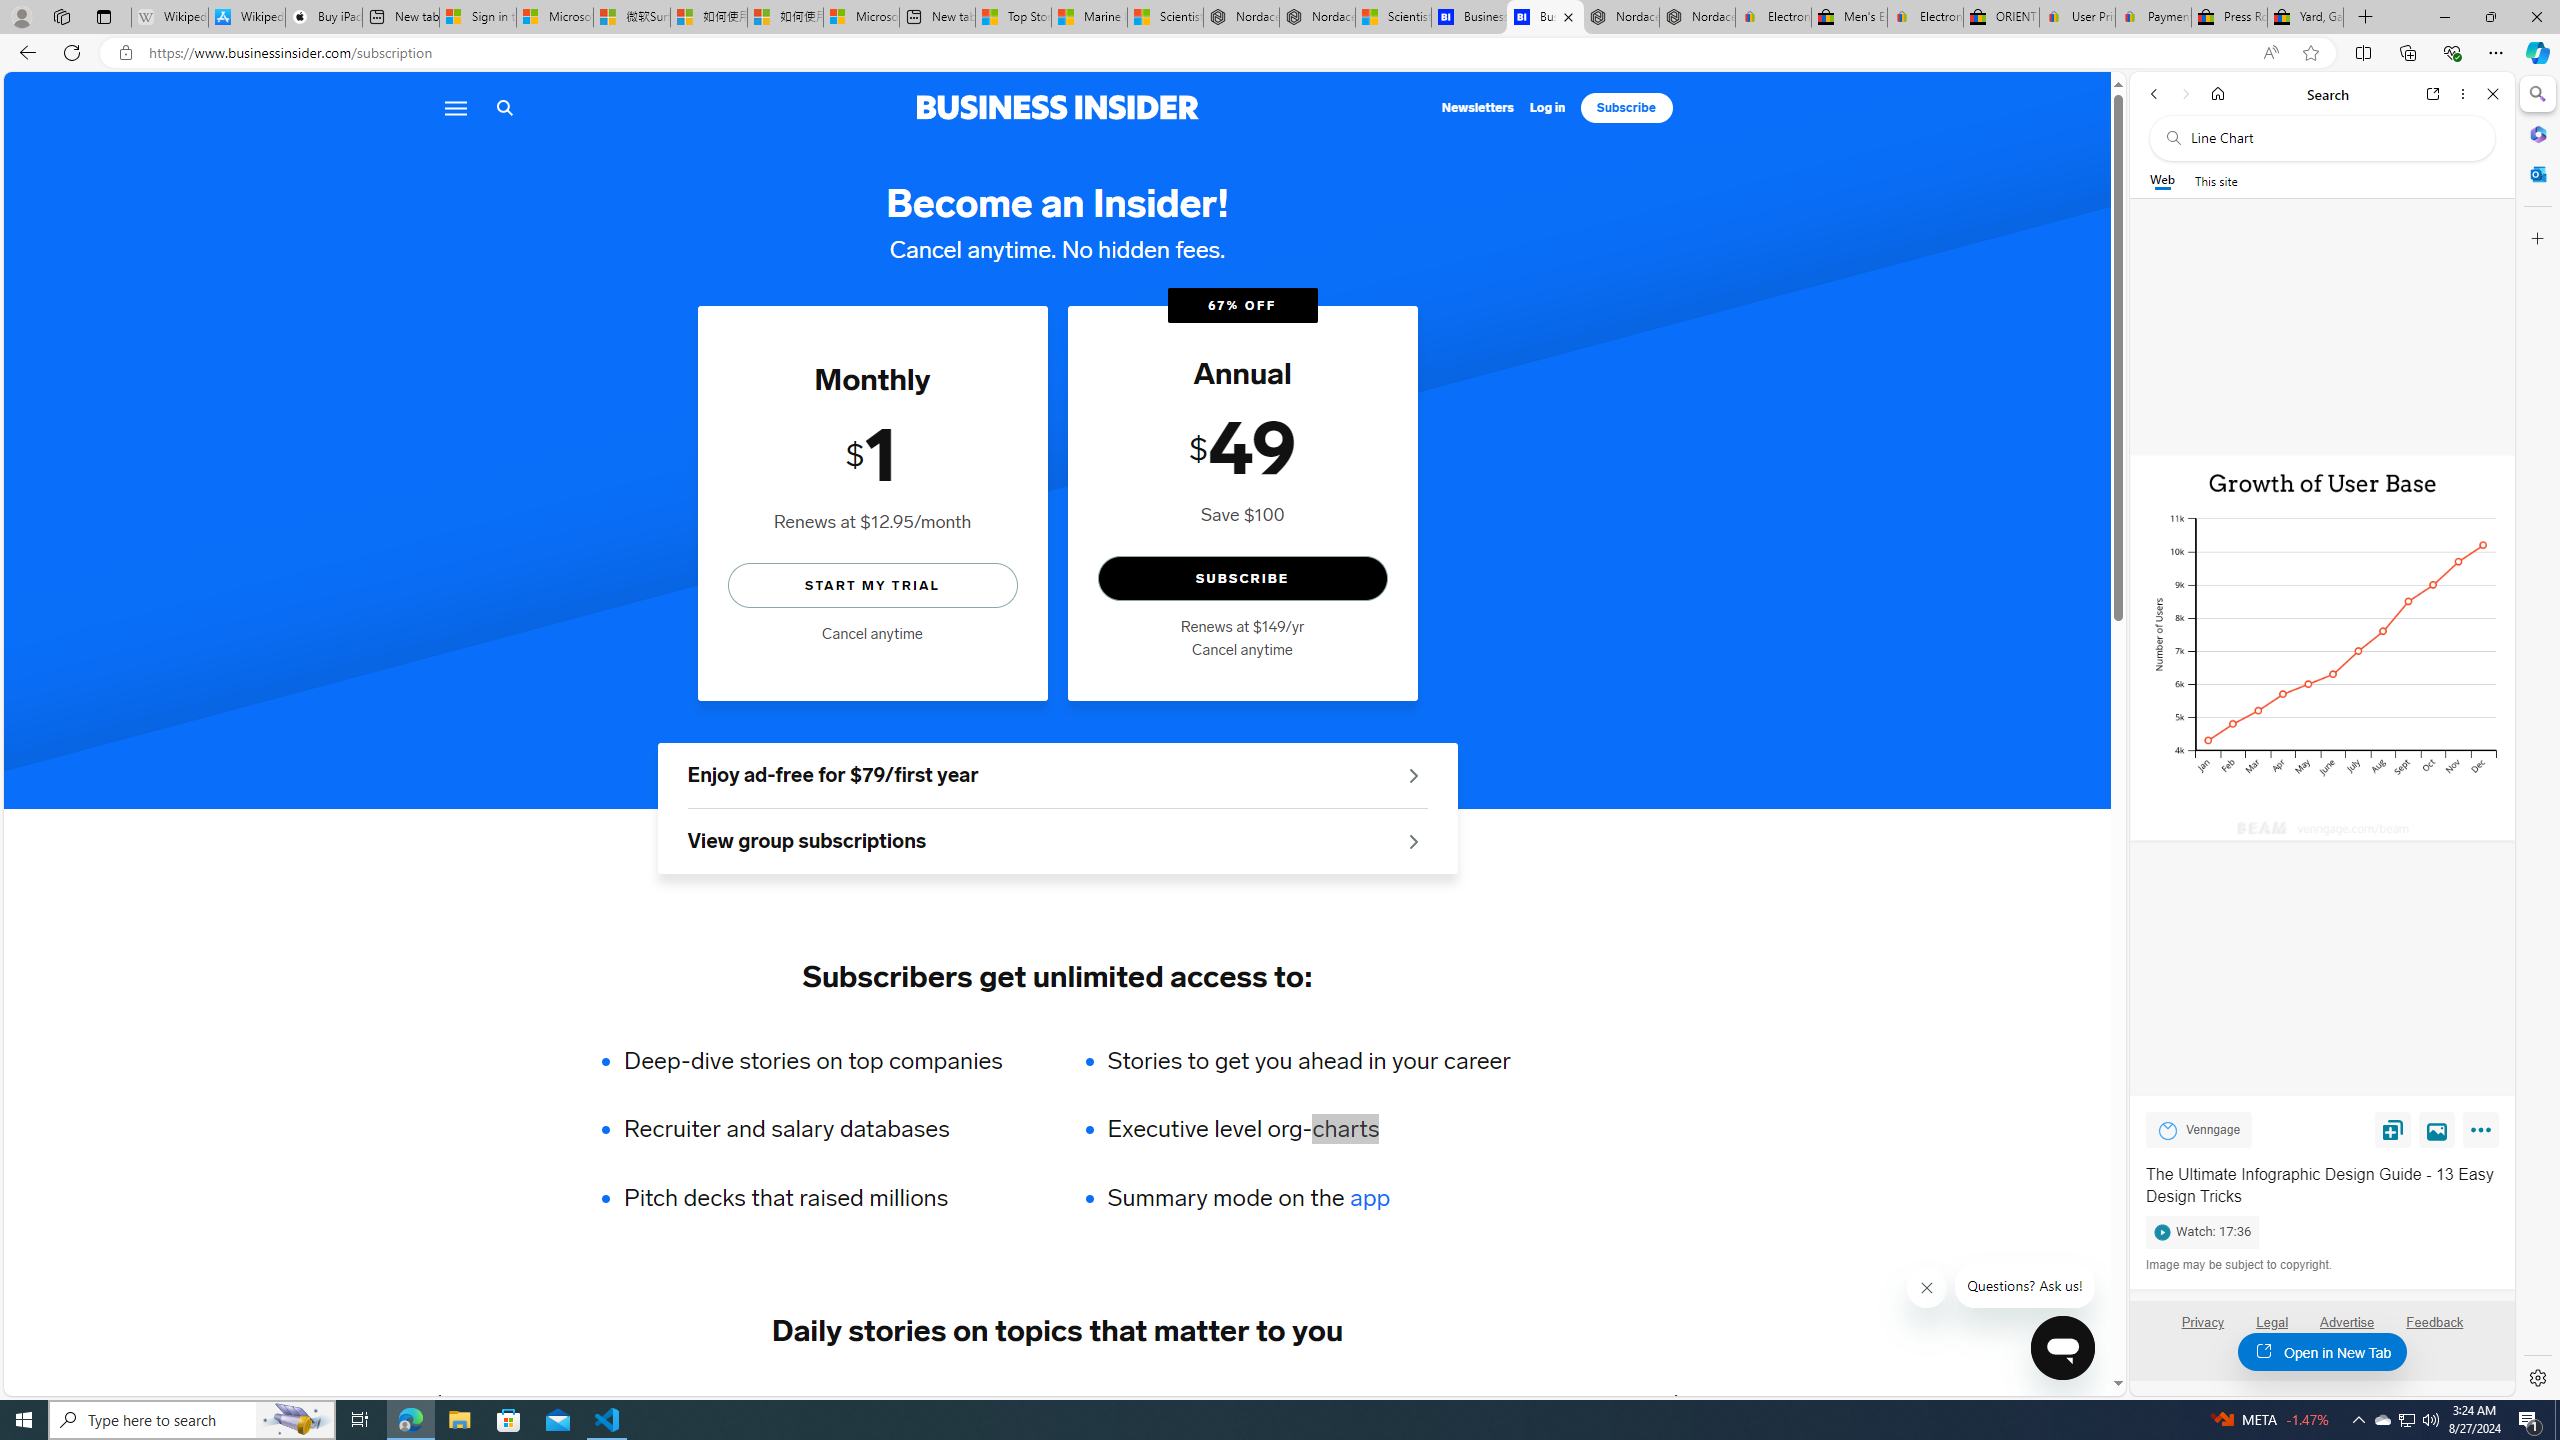  I want to click on 'Recruiter and salary databases', so click(826, 1129).